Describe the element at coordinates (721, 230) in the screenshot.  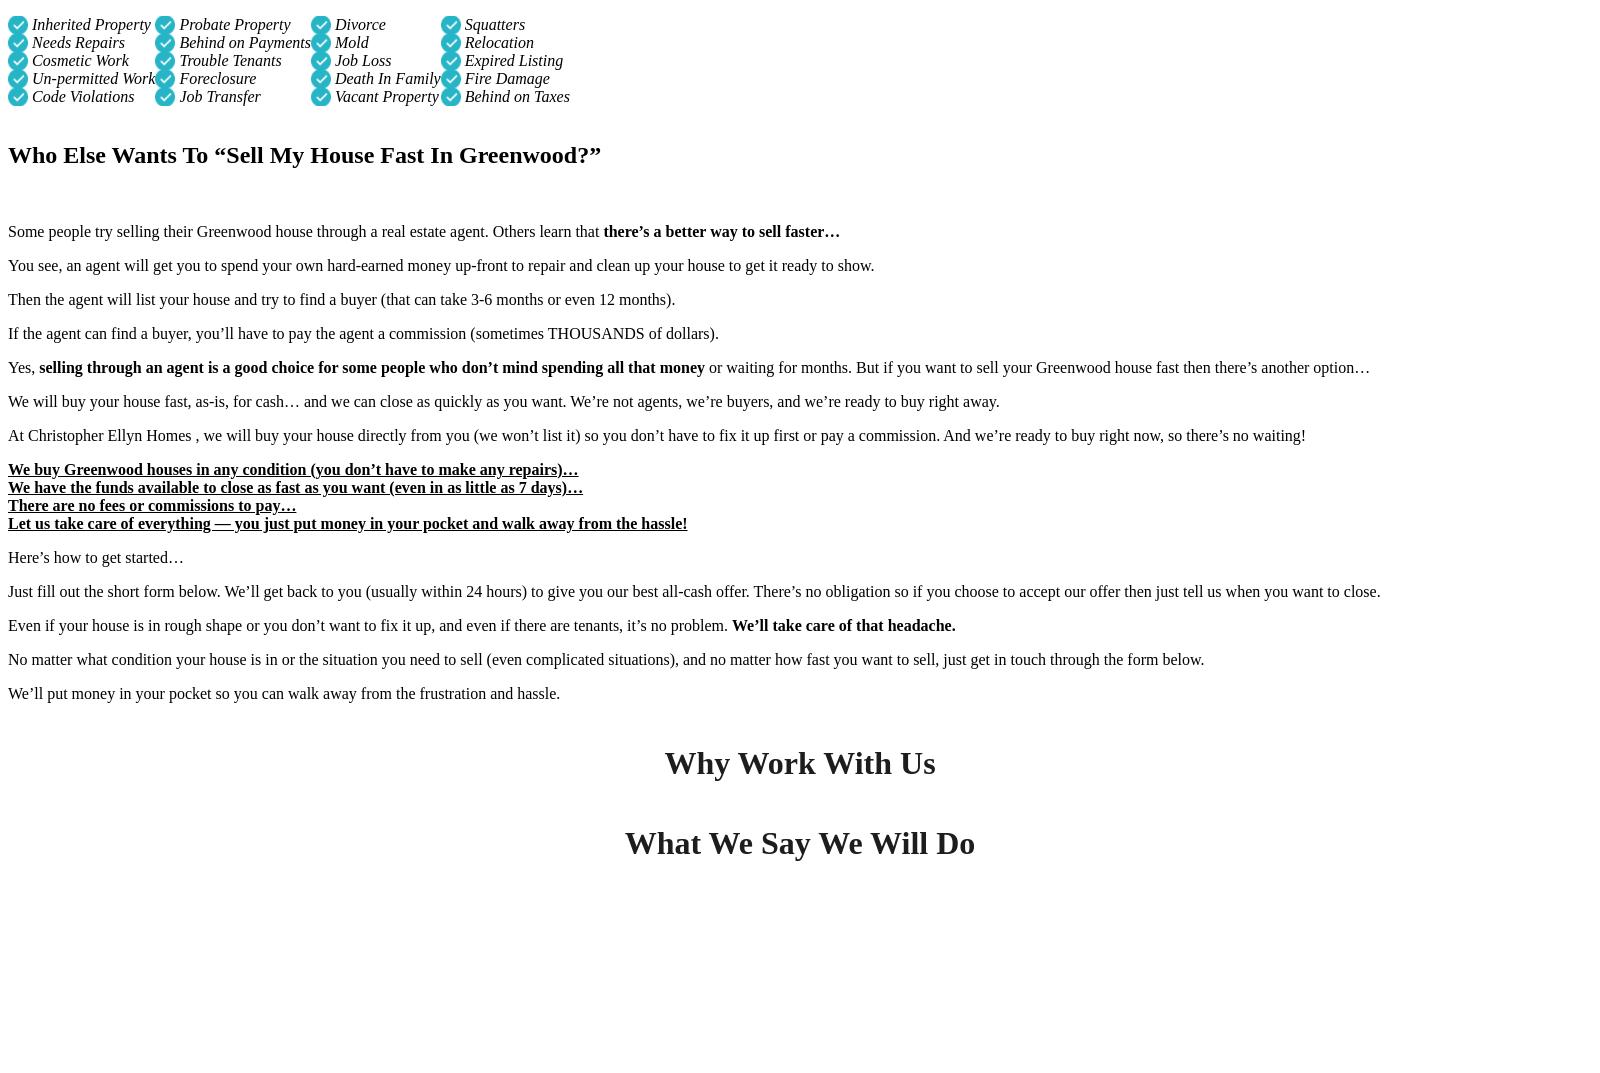
I see `'there’s a better way to sell faster…'` at that location.